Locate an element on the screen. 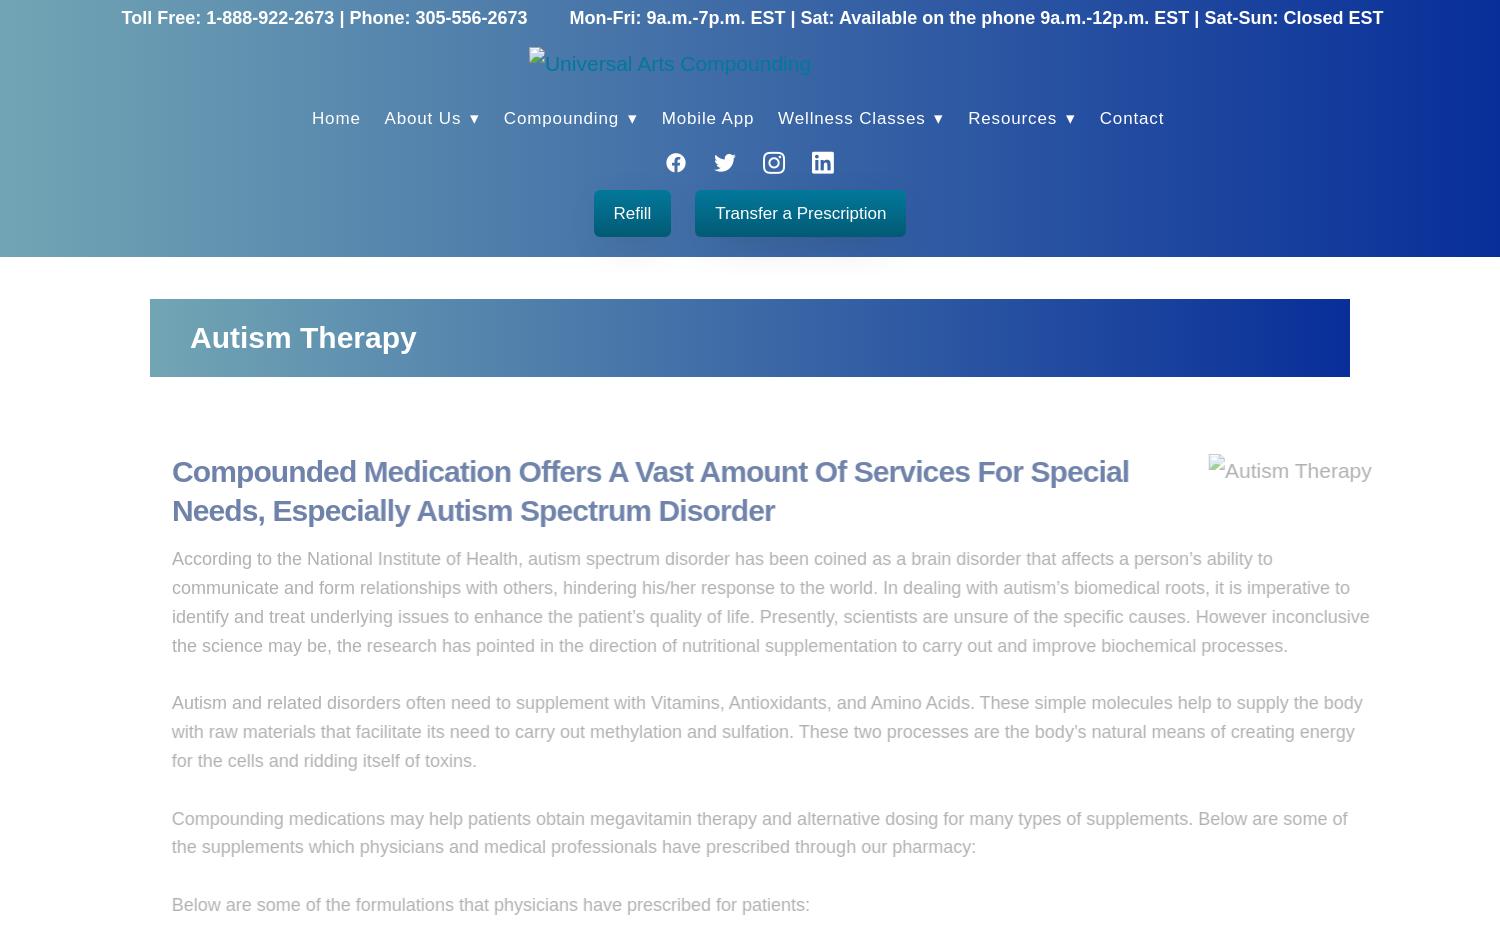  'About Us' is located at coordinates (424, 117).